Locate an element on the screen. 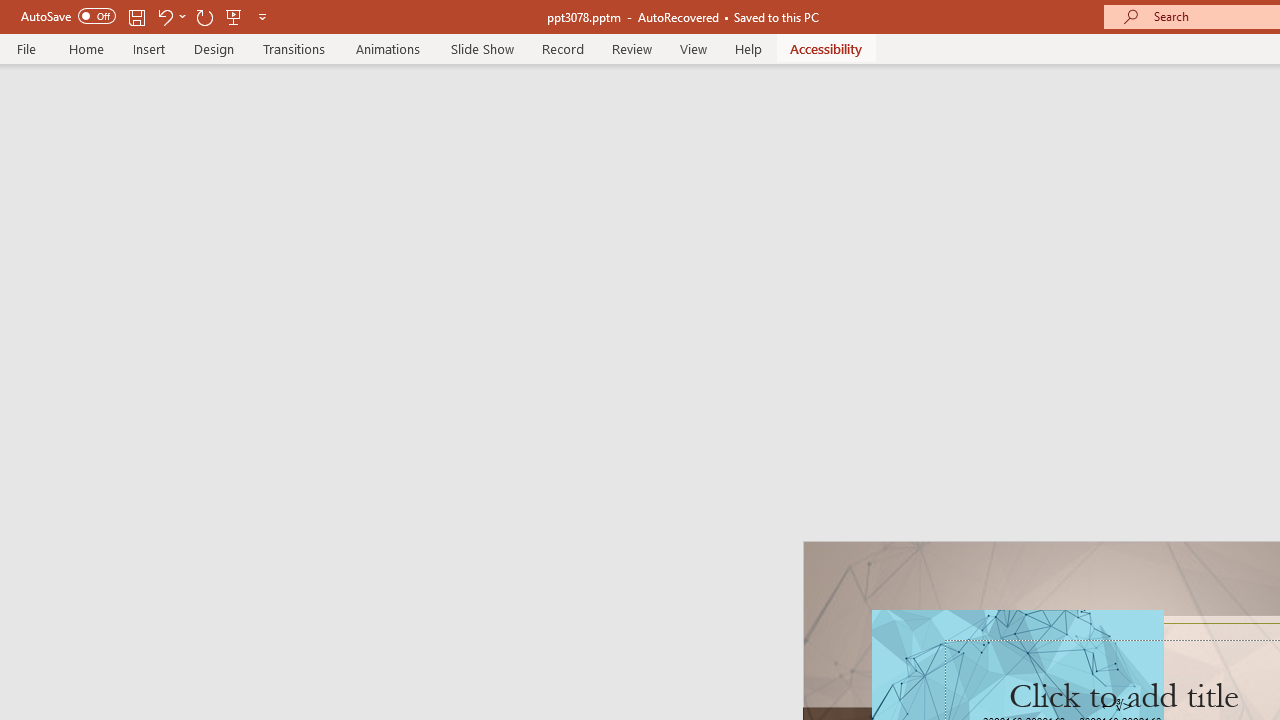  'View' is located at coordinates (693, 48).